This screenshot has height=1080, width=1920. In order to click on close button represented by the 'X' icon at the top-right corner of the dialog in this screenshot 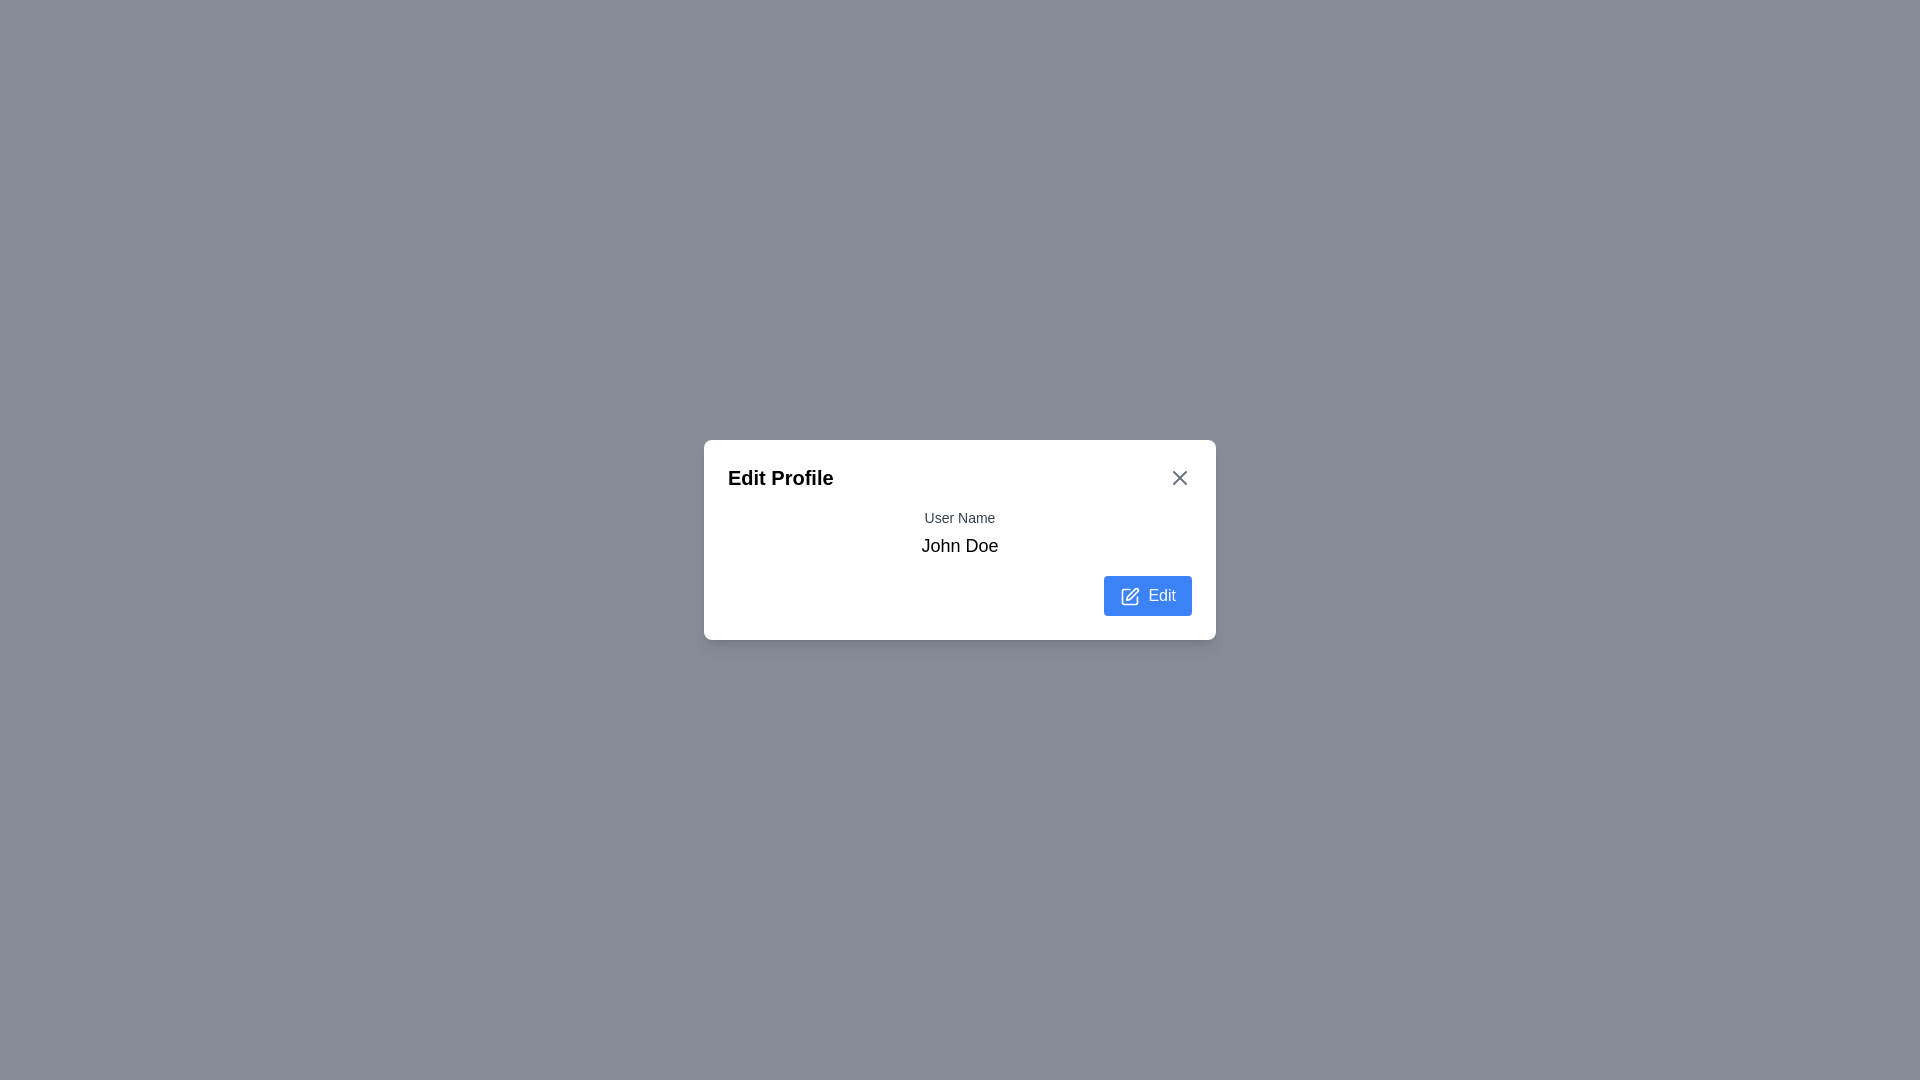, I will do `click(1180, 478)`.